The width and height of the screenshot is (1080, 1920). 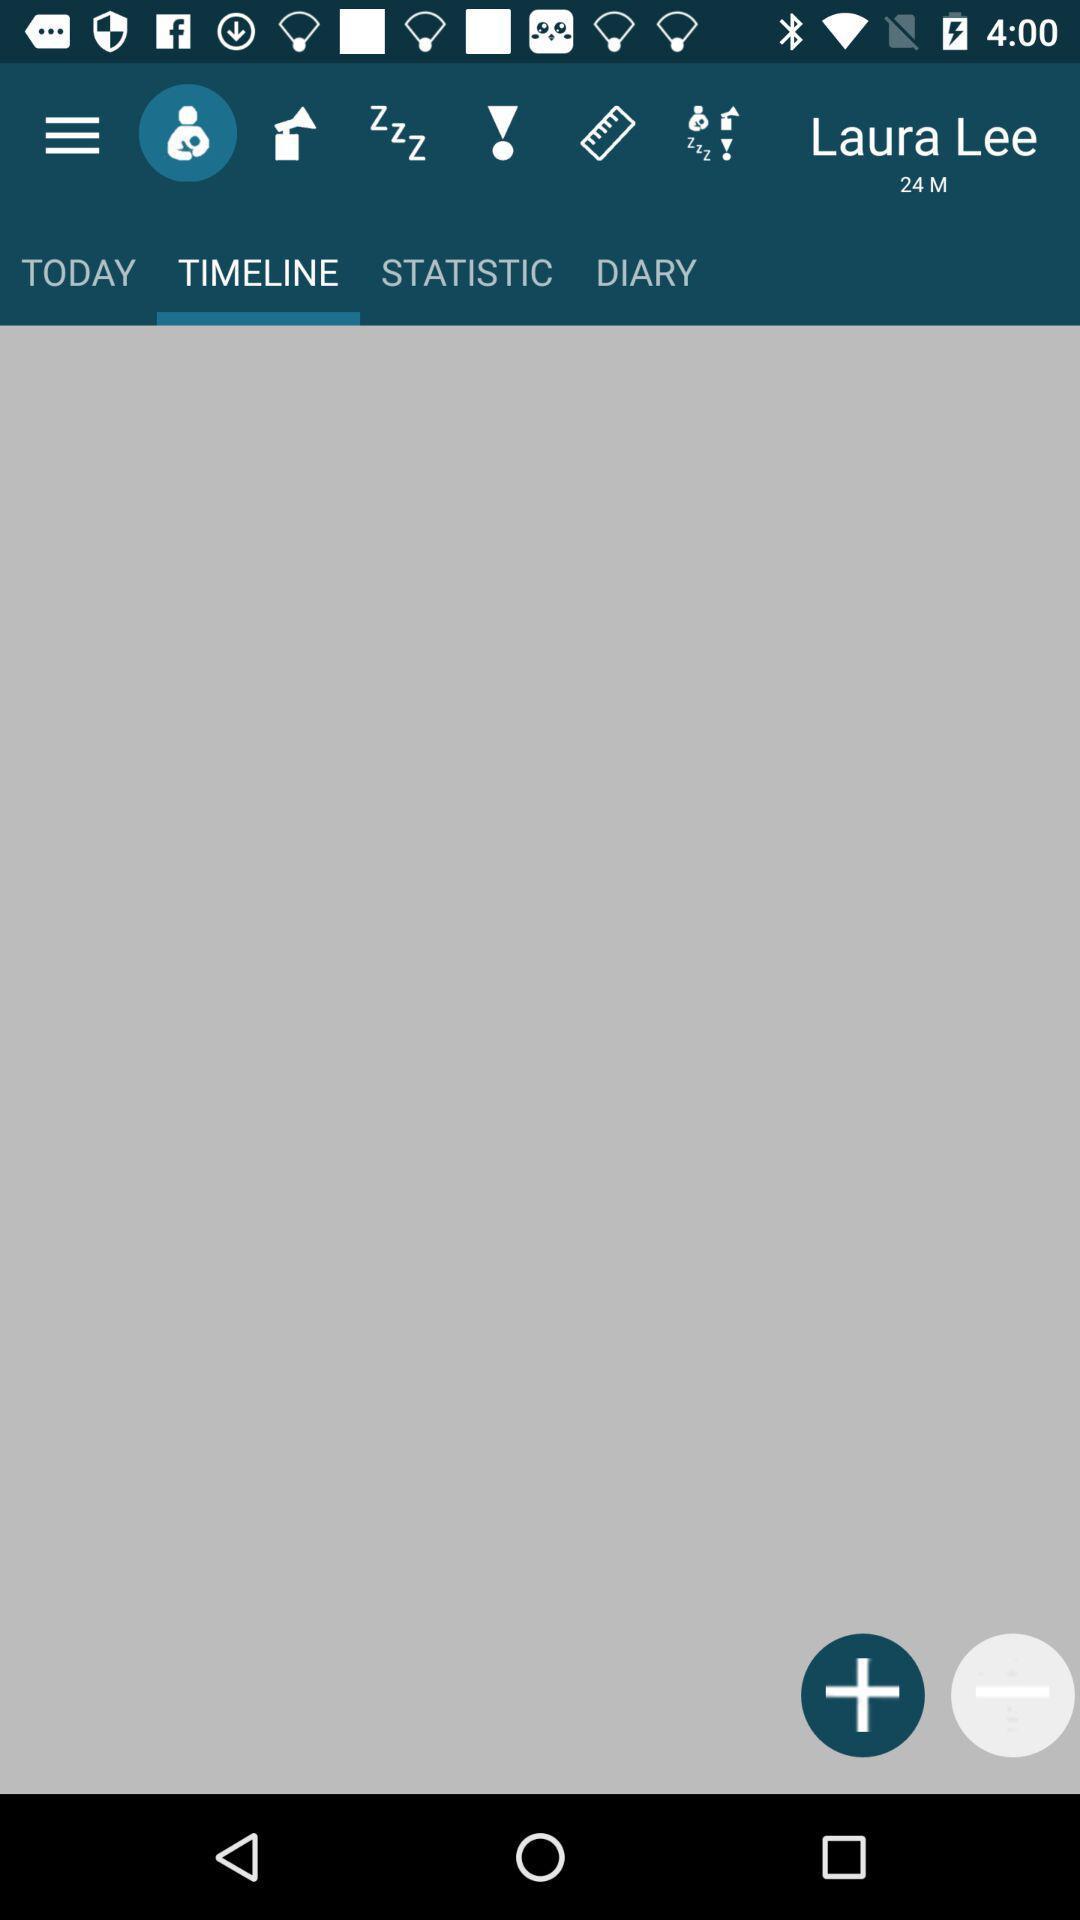 What do you see at coordinates (71, 134) in the screenshot?
I see `the menu icon` at bounding box center [71, 134].